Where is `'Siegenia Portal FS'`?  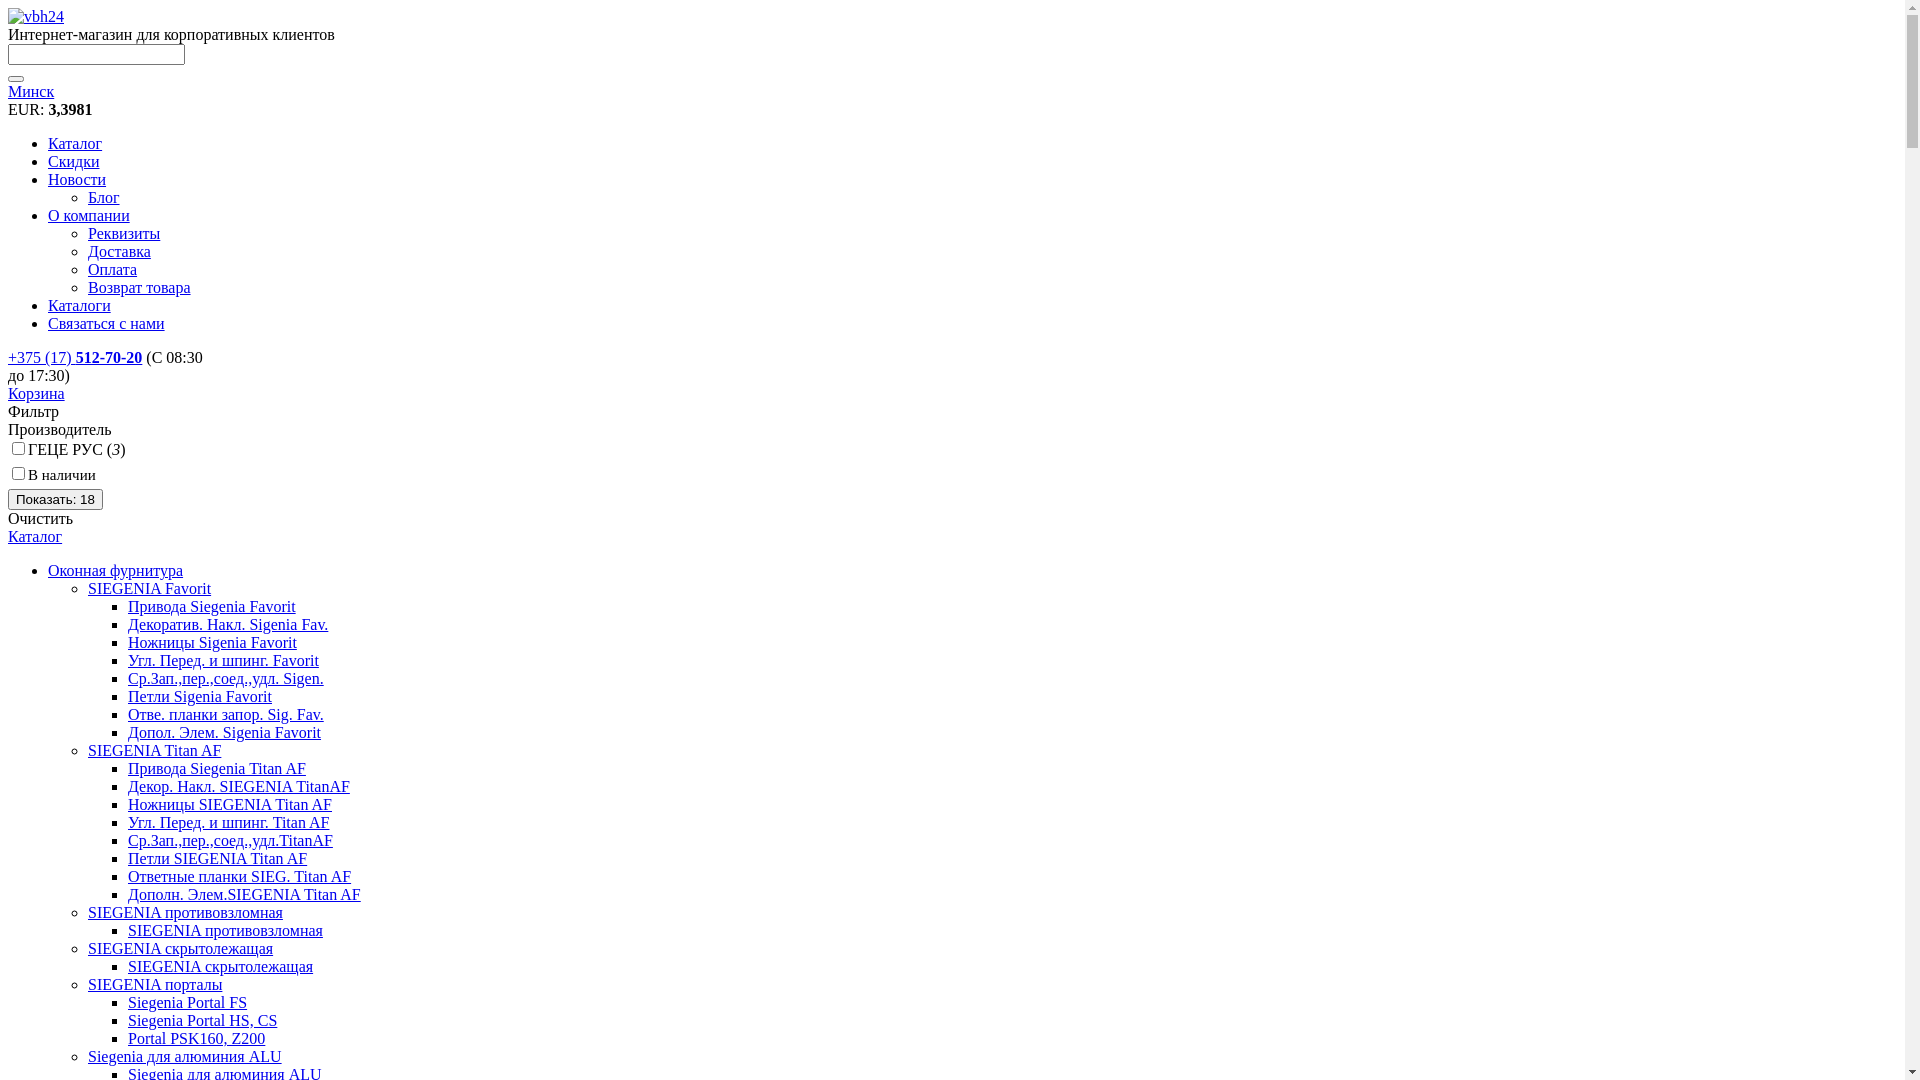 'Siegenia Portal FS' is located at coordinates (127, 1002).